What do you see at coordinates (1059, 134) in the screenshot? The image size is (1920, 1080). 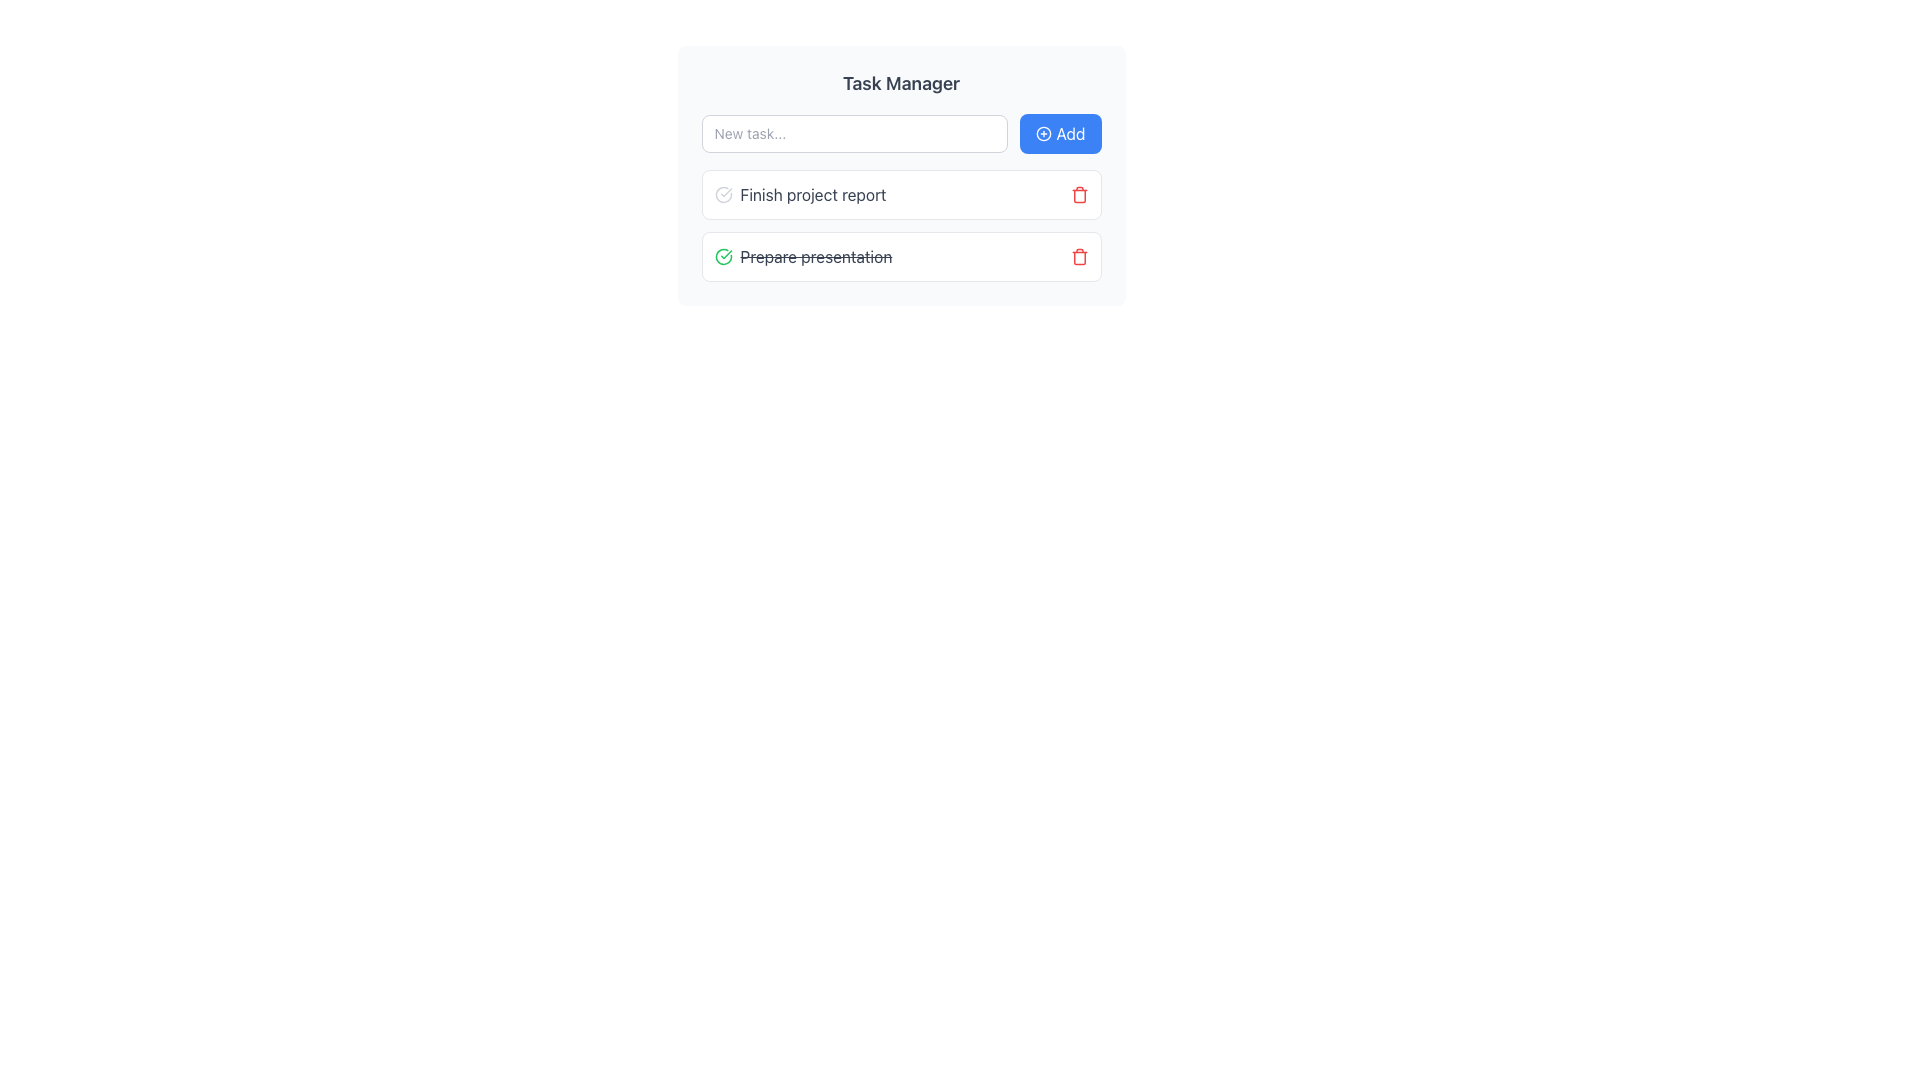 I see `the 'Add' button located in the top-right corner of the grouping, which has a blue background and white text with a plus icon, to initiate the add action` at bounding box center [1059, 134].